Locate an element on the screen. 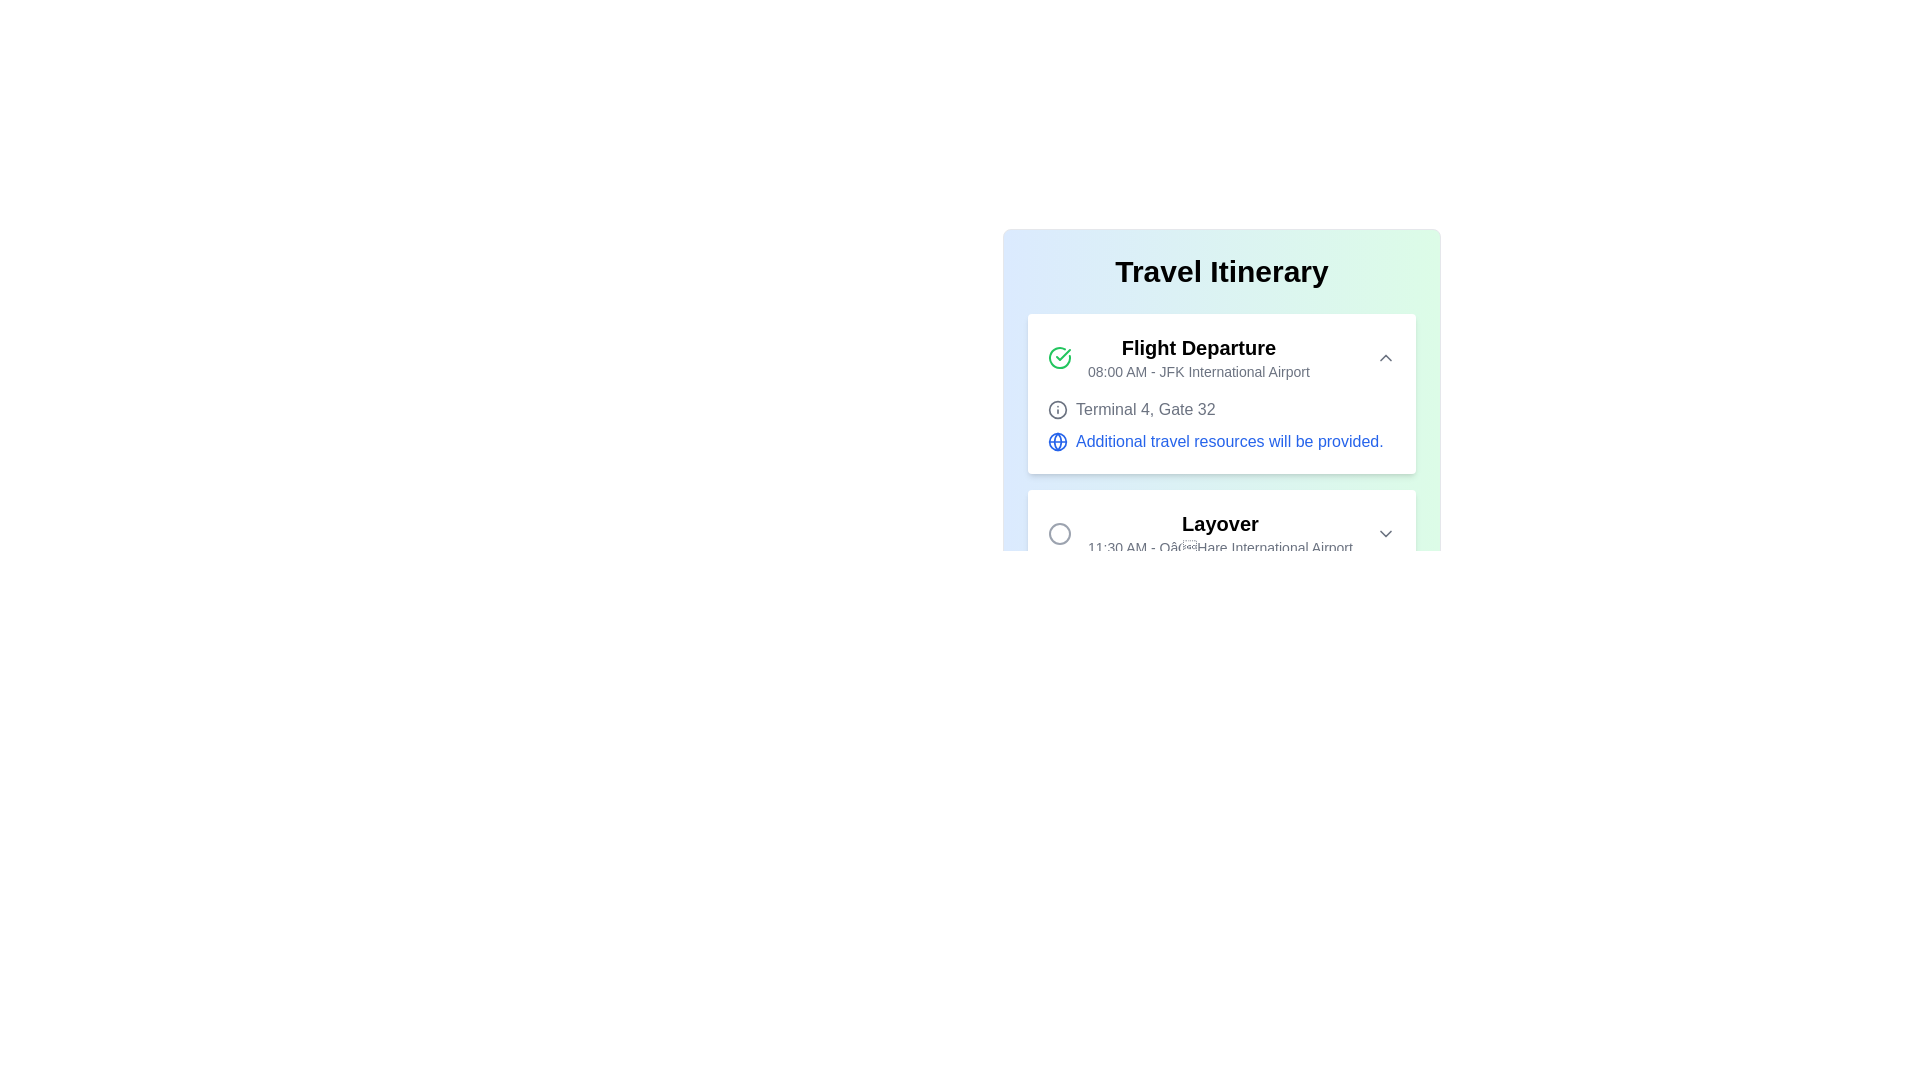  the icon associated with the text 'Terminal 4, Gate 32' is located at coordinates (1056, 408).